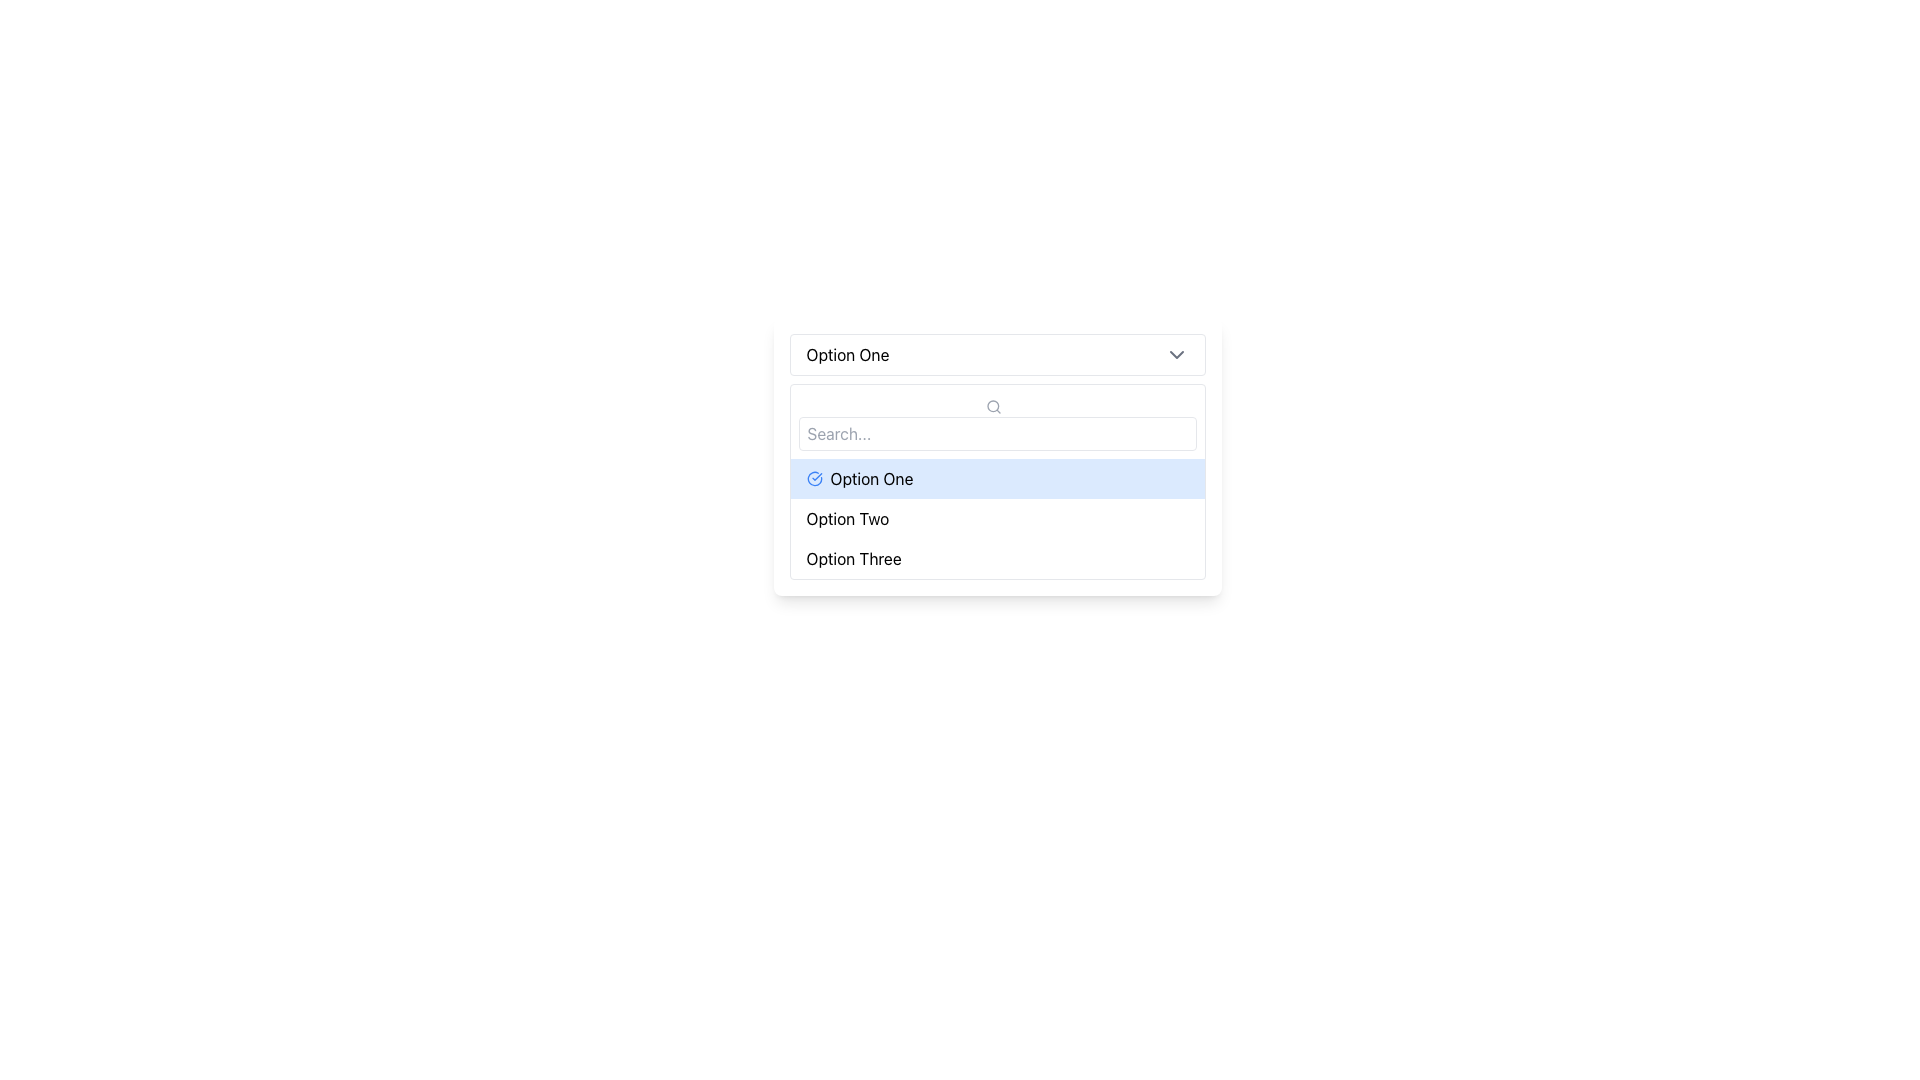 The width and height of the screenshot is (1920, 1080). Describe the element at coordinates (997, 420) in the screenshot. I see `the search input field located inside the dropdown panel below the 'Option One' toggle to focus on it` at that location.